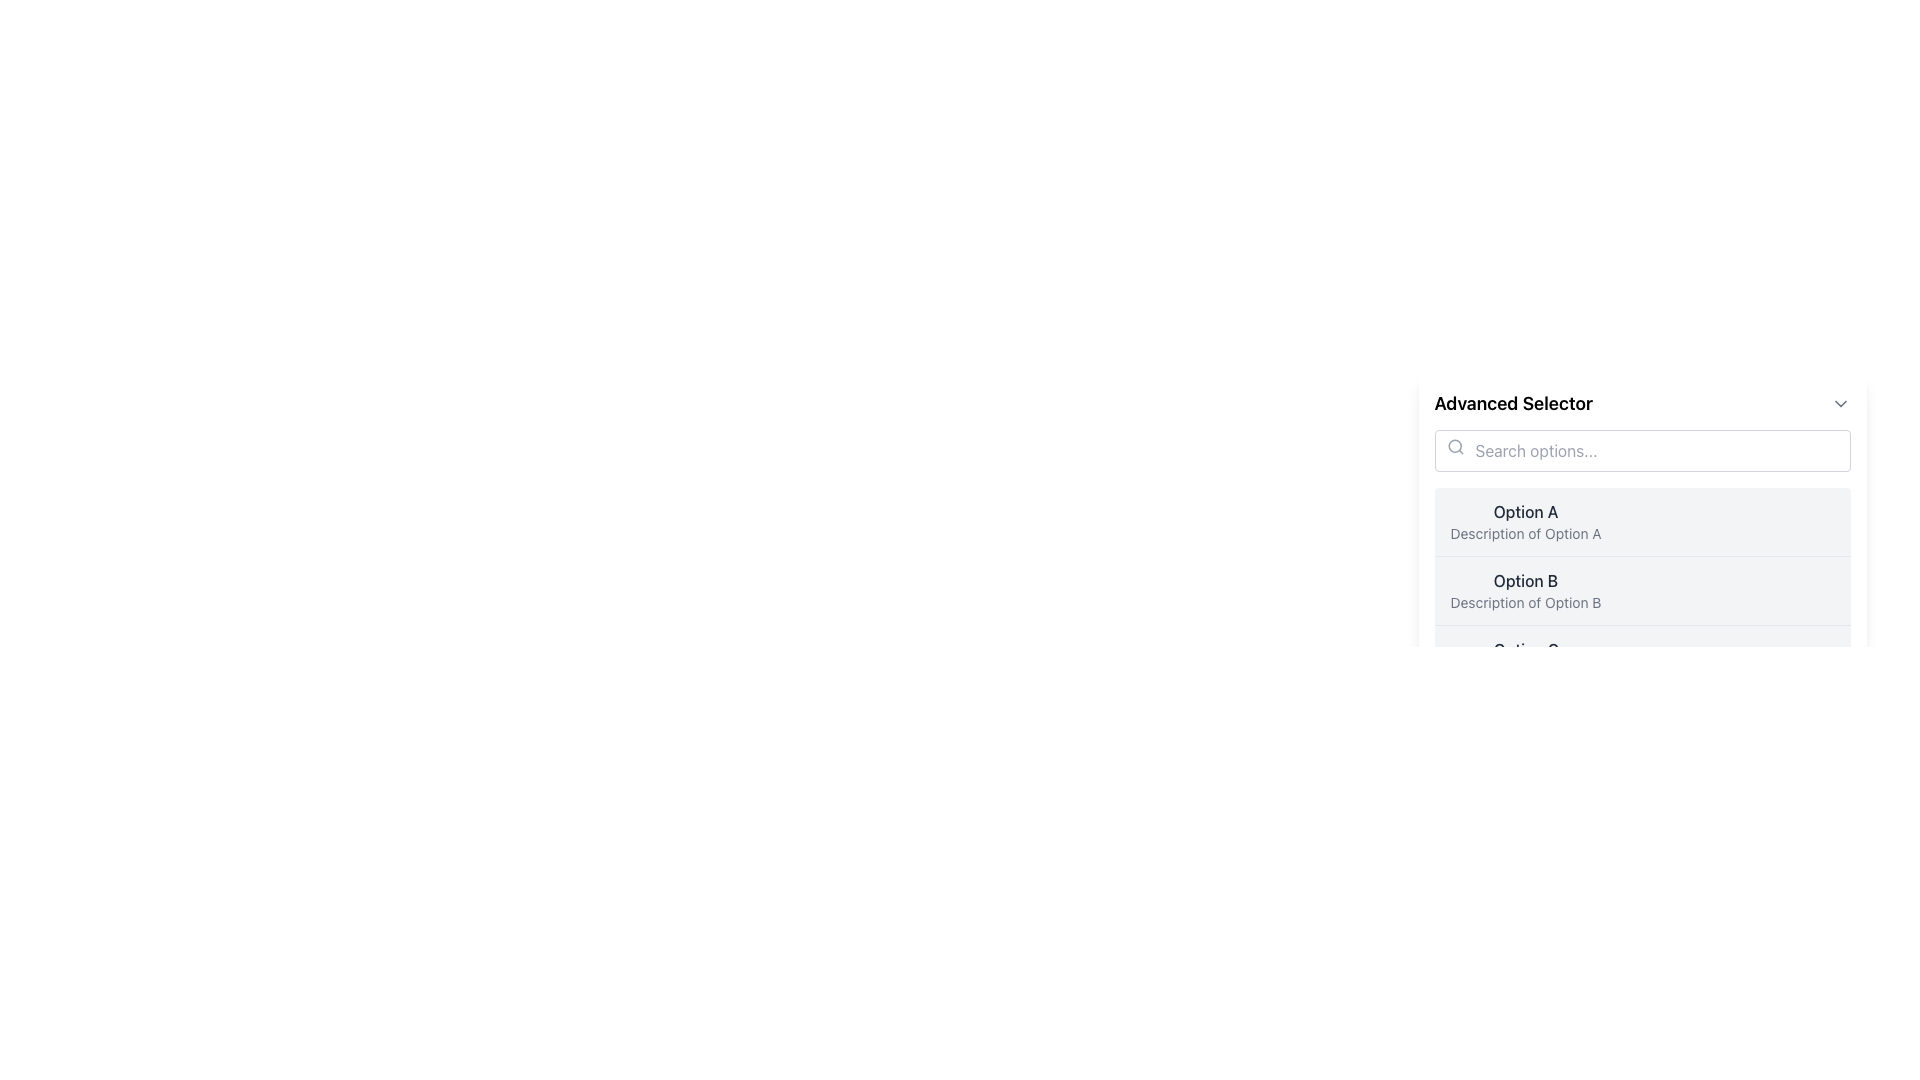  What do you see at coordinates (1455, 446) in the screenshot?
I see `the magnifying glass icon located at the top-left corner of the 'Search options...' text input box` at bounding box center [1455, 446].